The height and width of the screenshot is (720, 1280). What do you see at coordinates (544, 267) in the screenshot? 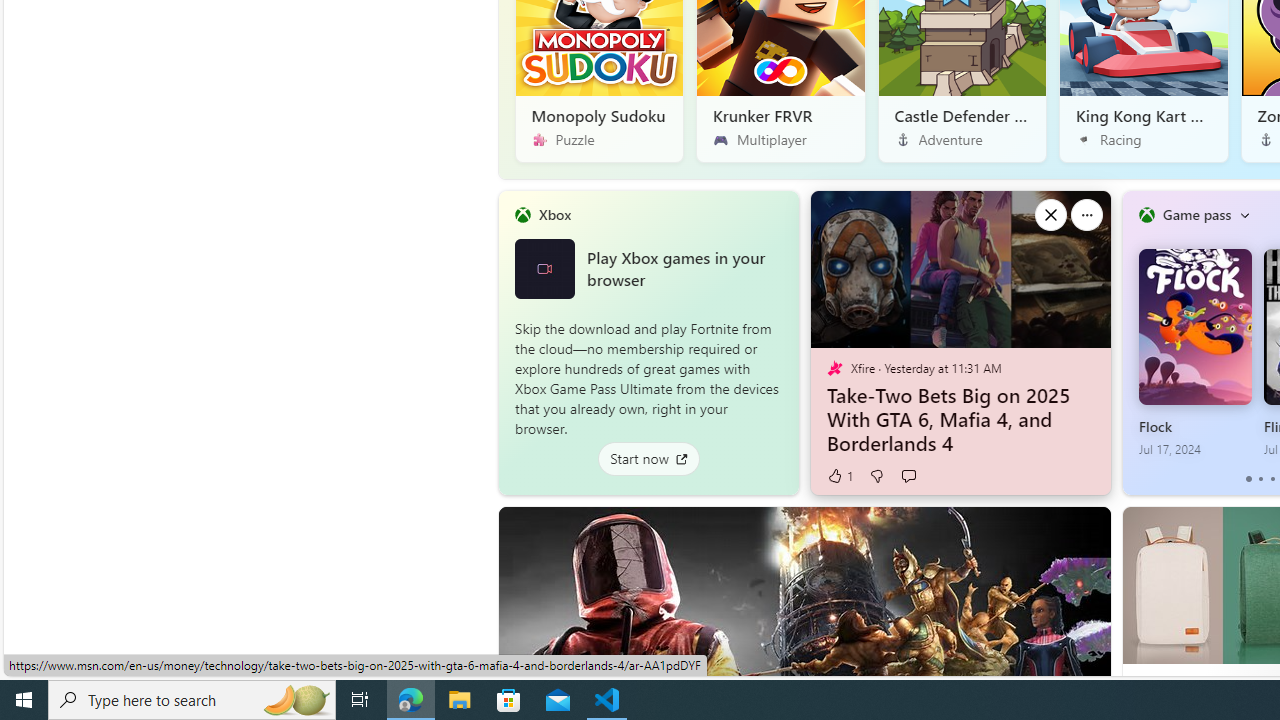
I see `'Xbox Logo'` at bounding box center [544, 267].